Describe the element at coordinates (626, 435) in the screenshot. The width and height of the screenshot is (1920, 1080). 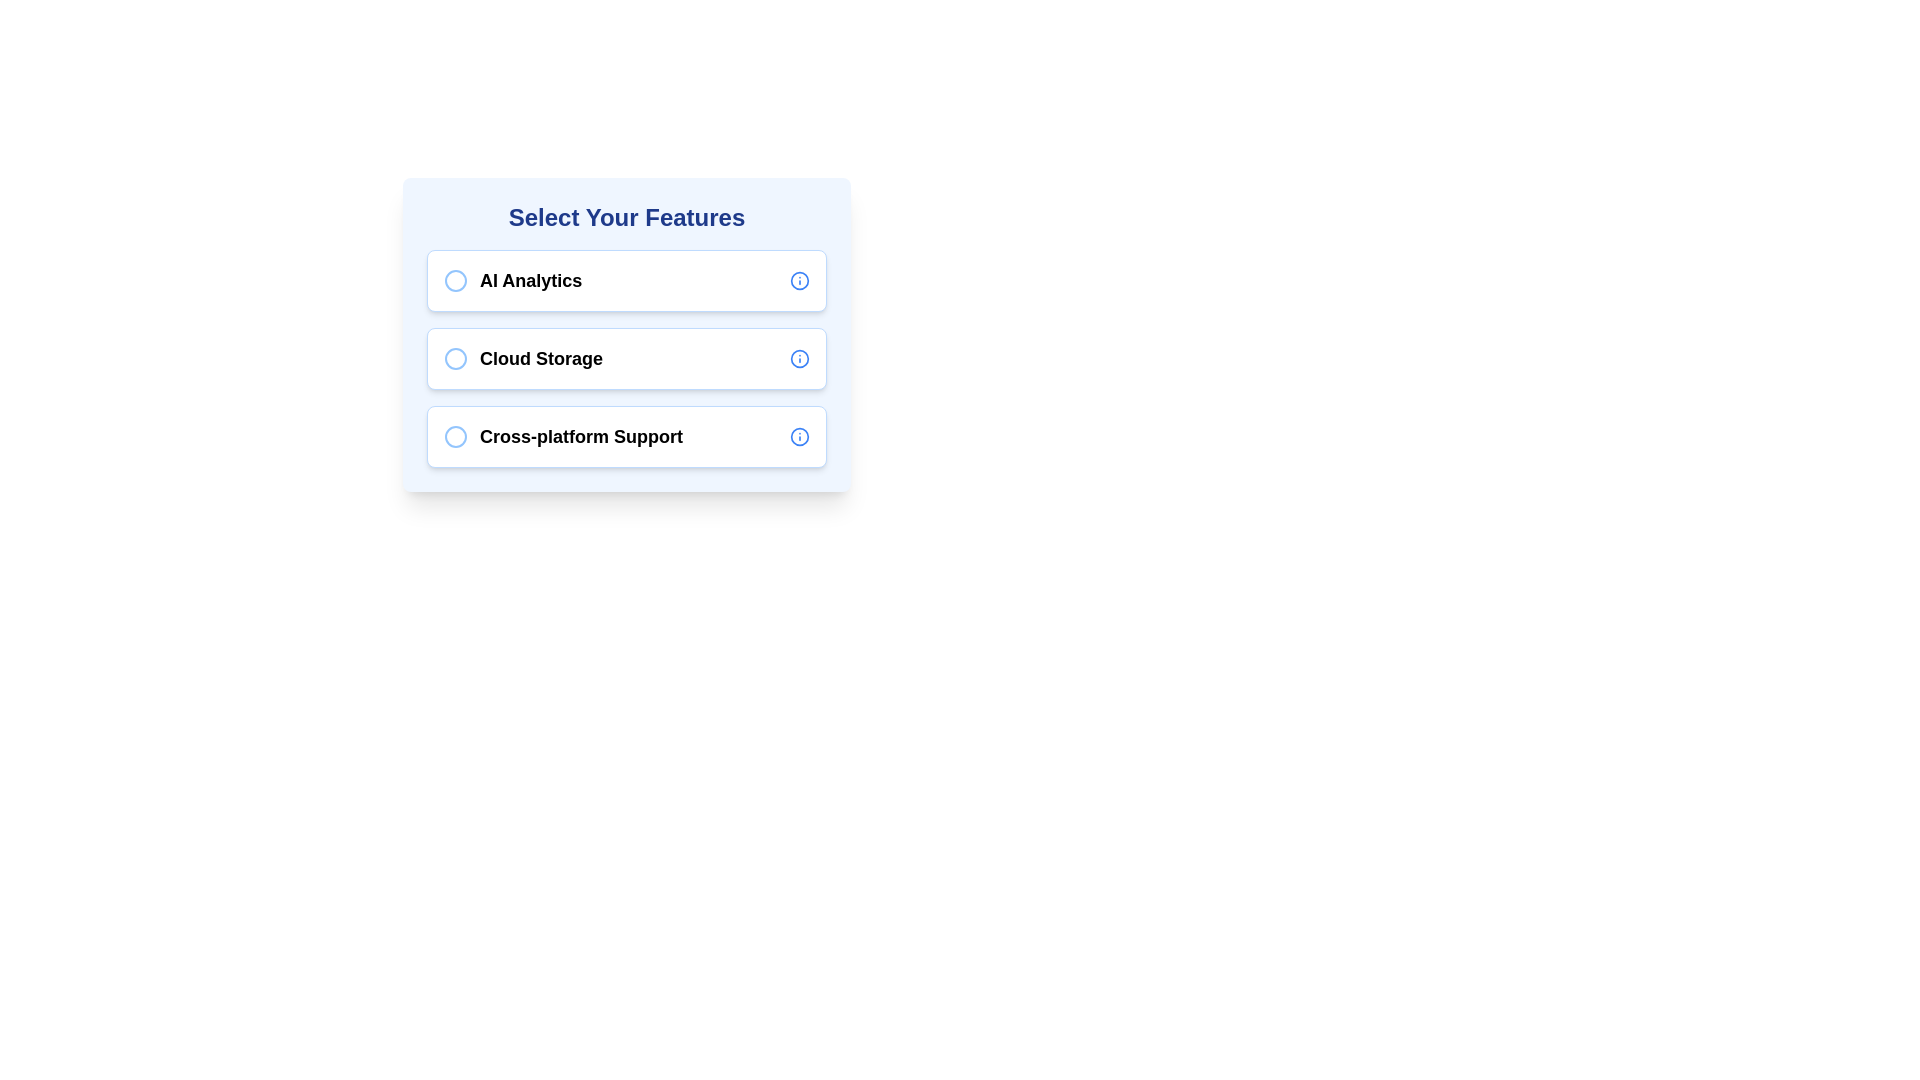
I see `the 'Cross-platform Support' selectable list item, which includes a radio button on the left and an information icon on the right` at that location.